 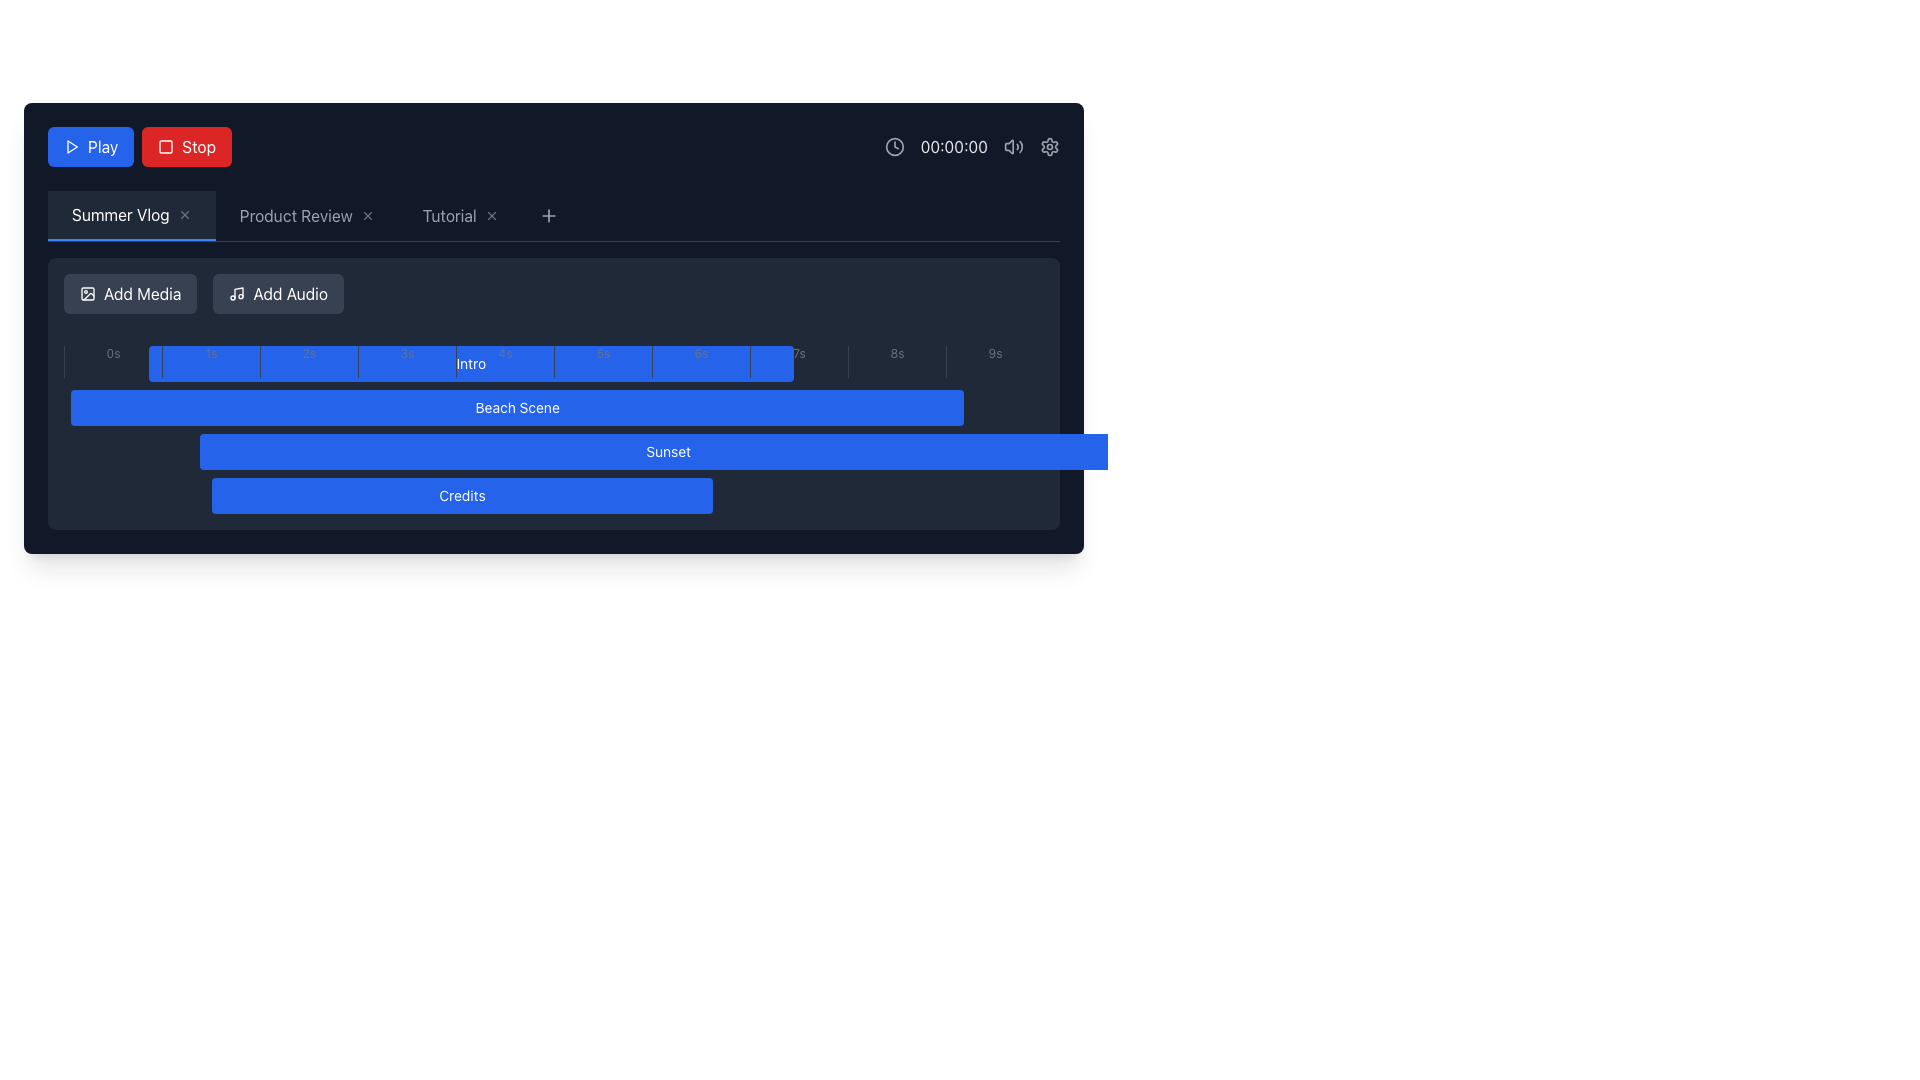 I want to click on the Progress bar segment located near the top of the interface, so click(x=553, y=362).